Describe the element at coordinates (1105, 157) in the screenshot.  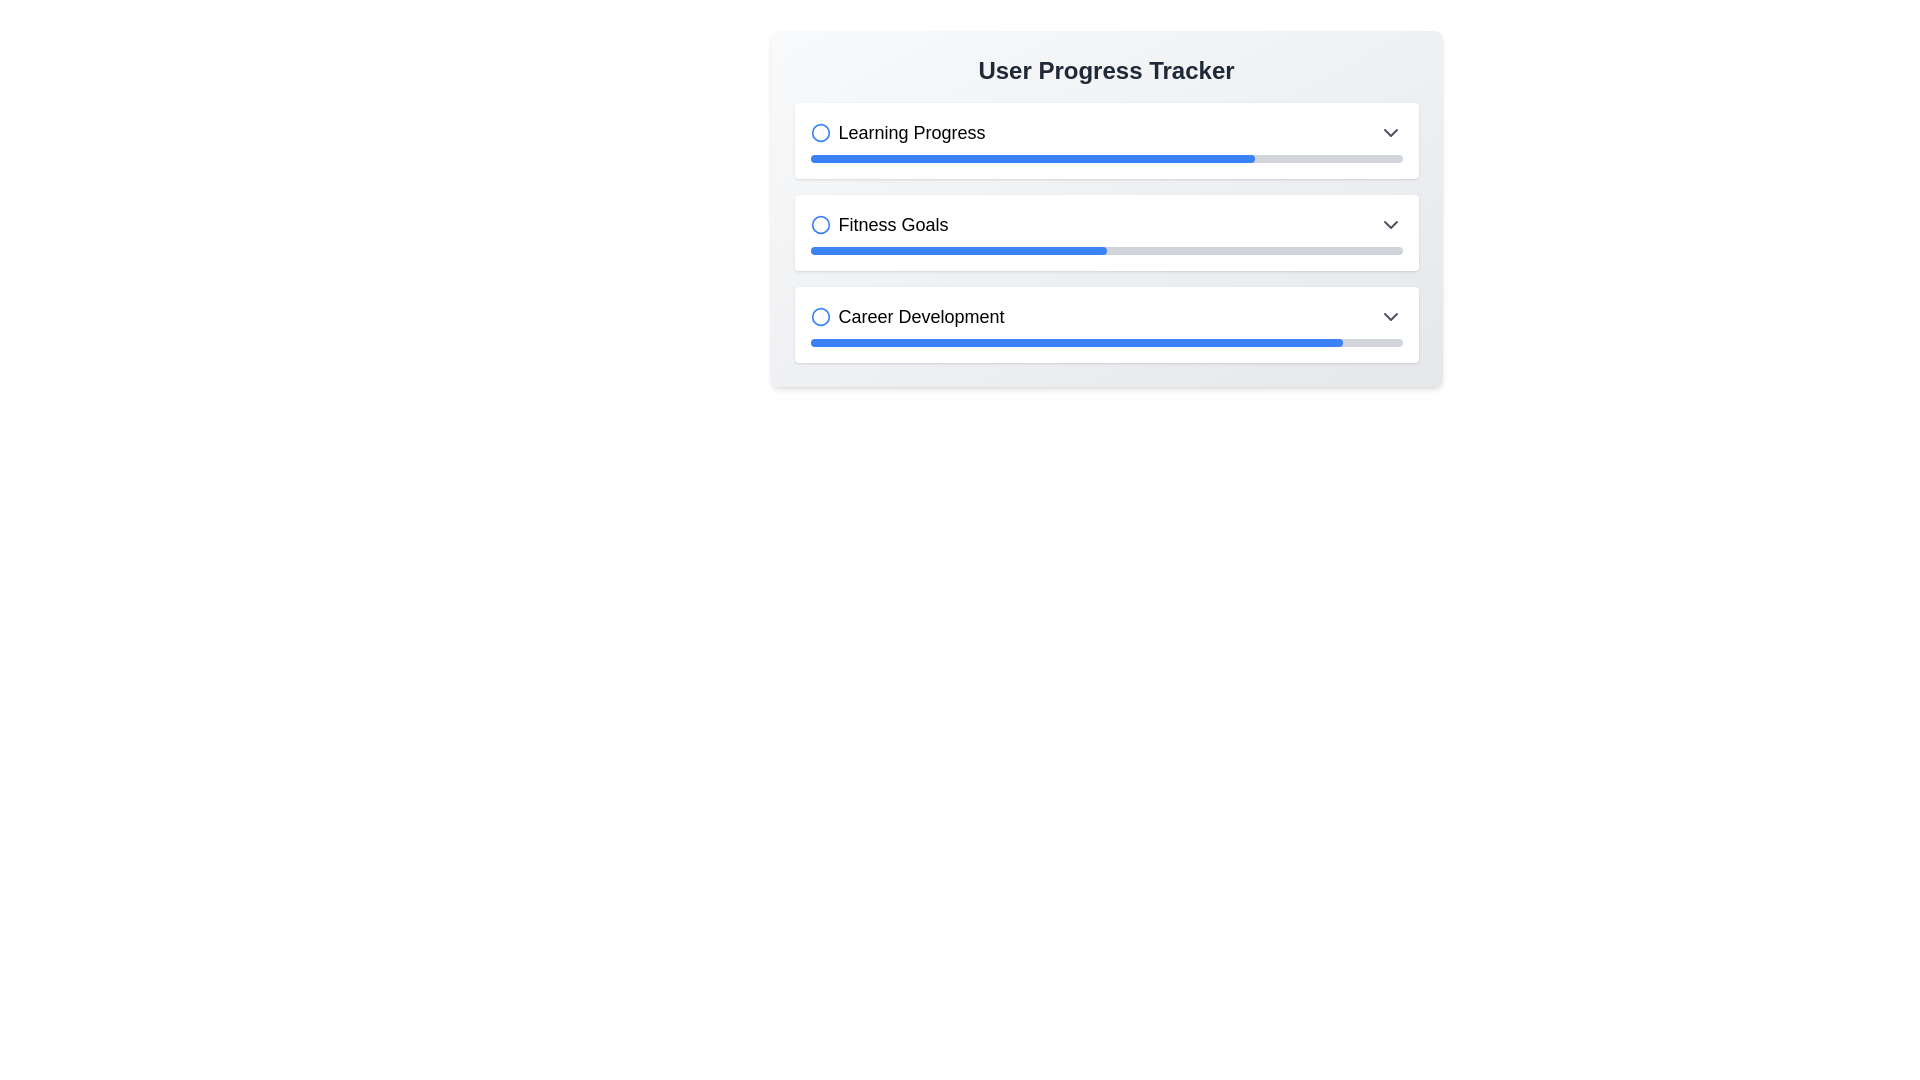
I see `the Progress Bar located within the 'Learning Progress' card, which features a grey background with a blue segment indicating progress` at that location.